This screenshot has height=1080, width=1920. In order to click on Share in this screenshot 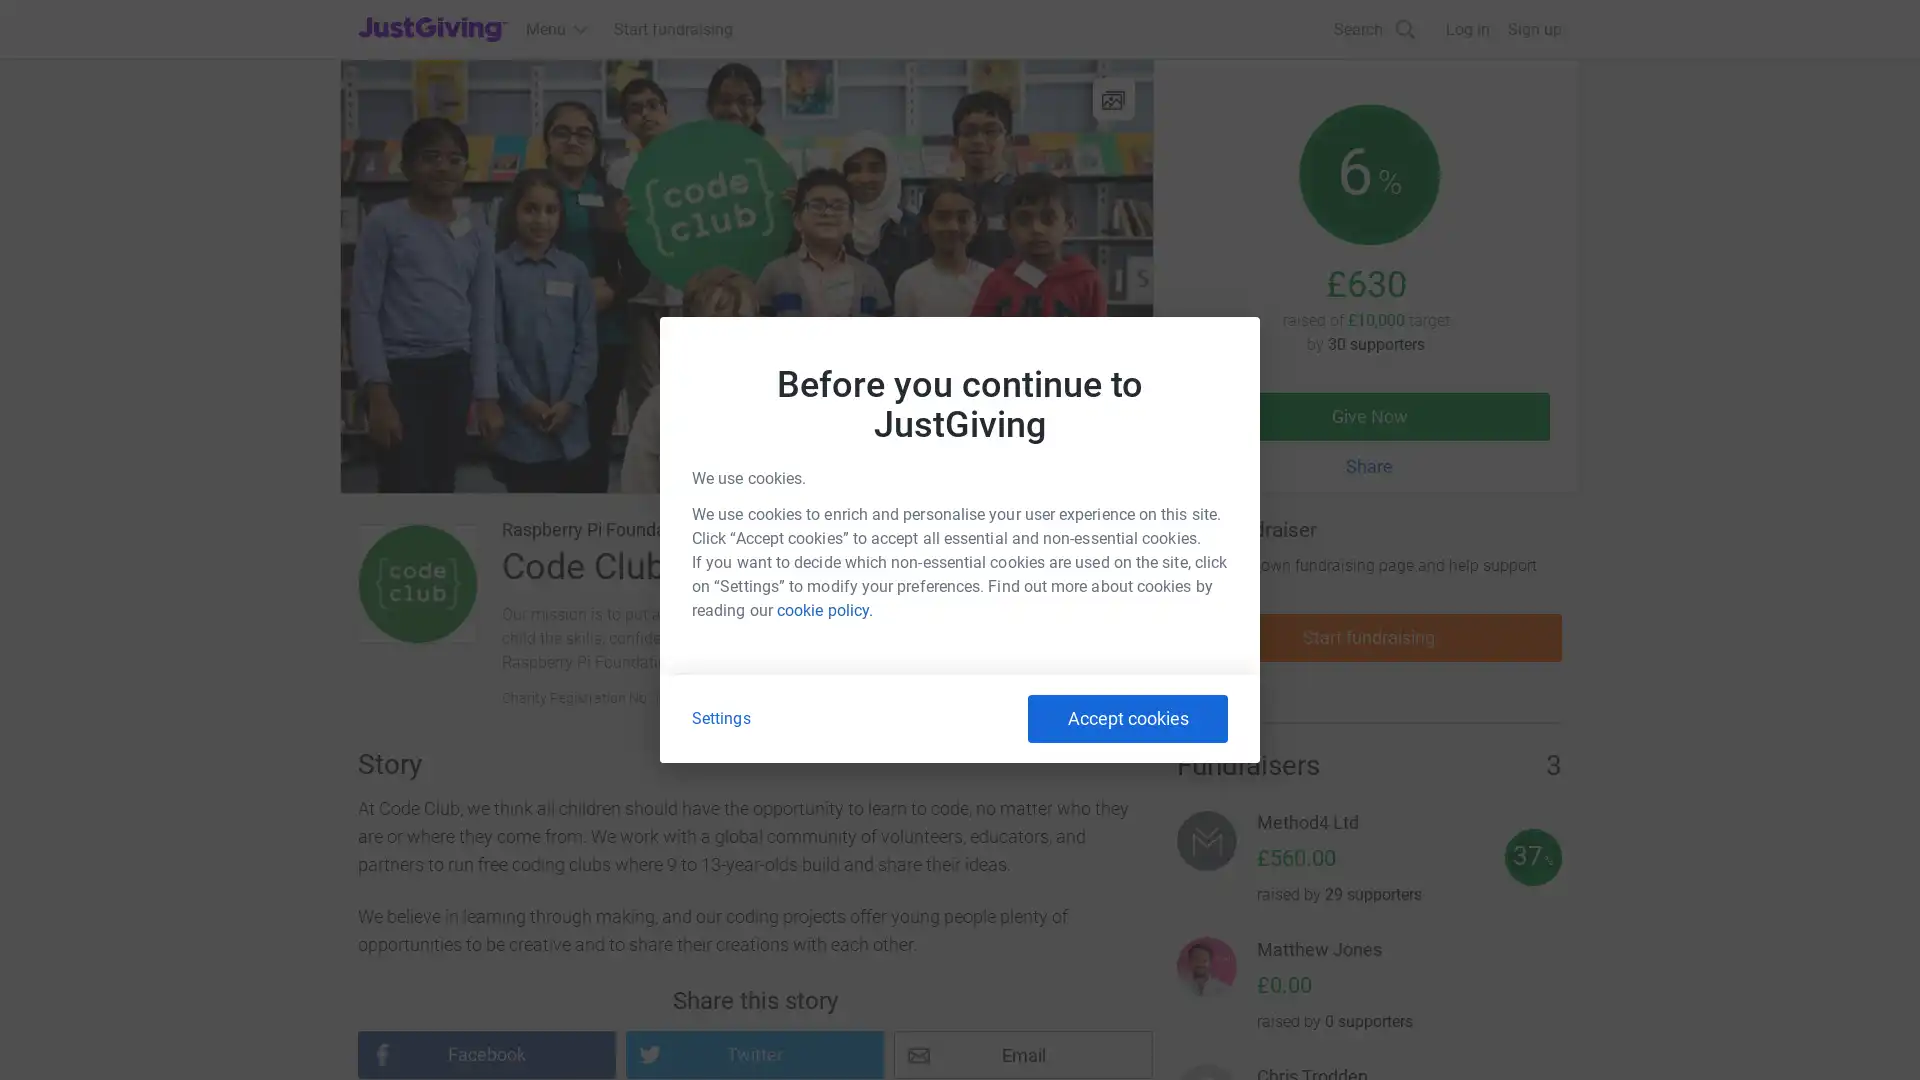, I will do `click(1368, 466)`.